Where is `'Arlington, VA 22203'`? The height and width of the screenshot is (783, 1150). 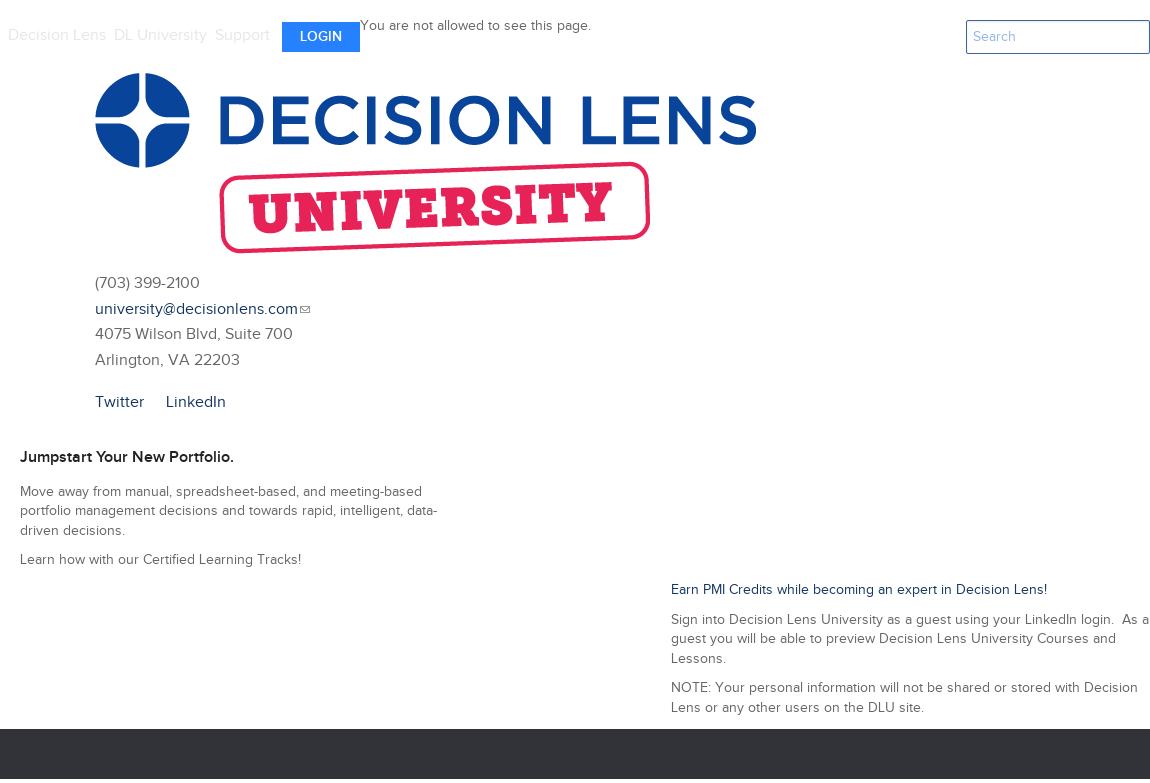 'Arlington, VA 22203' is located at coordinates (166, 359).